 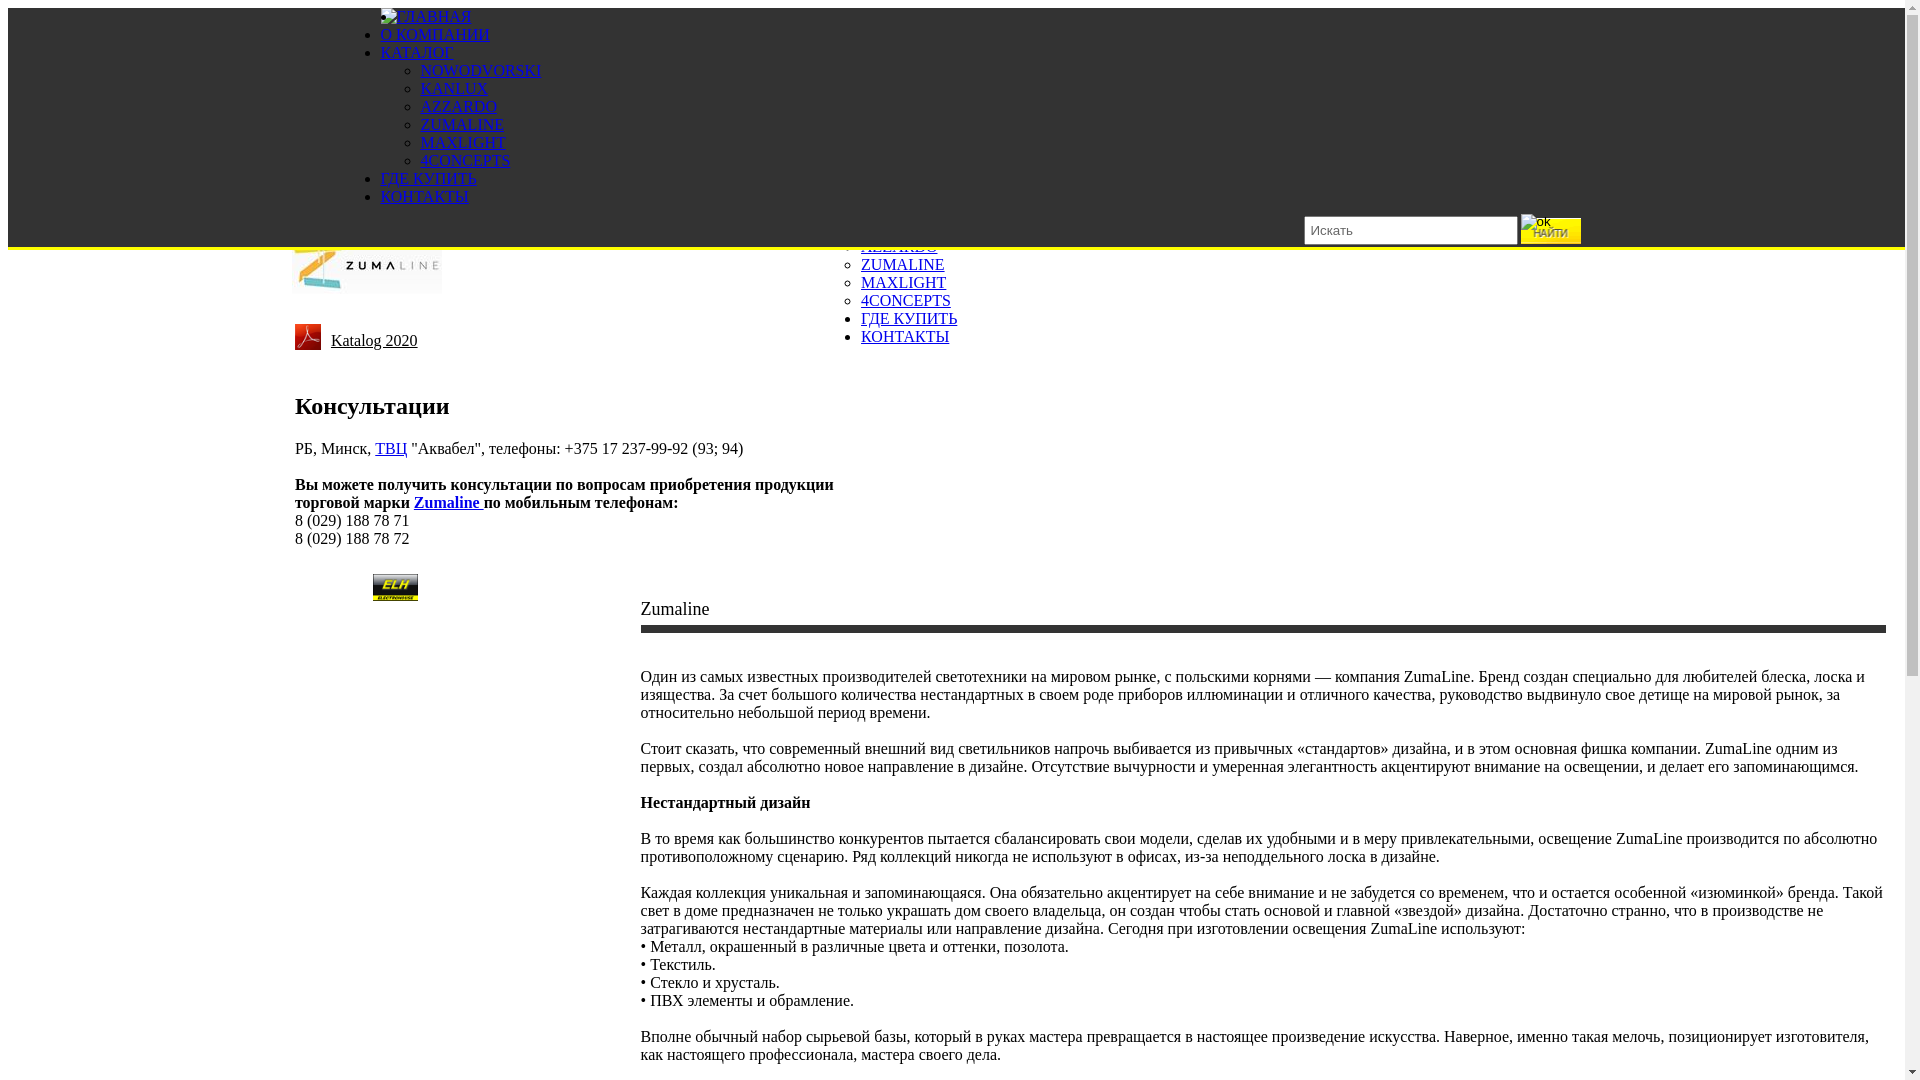 What do you see at coordinates (905, 300) in the screenshot?
I see `'4CONCEPTS'` at bounding box center [905, 300].